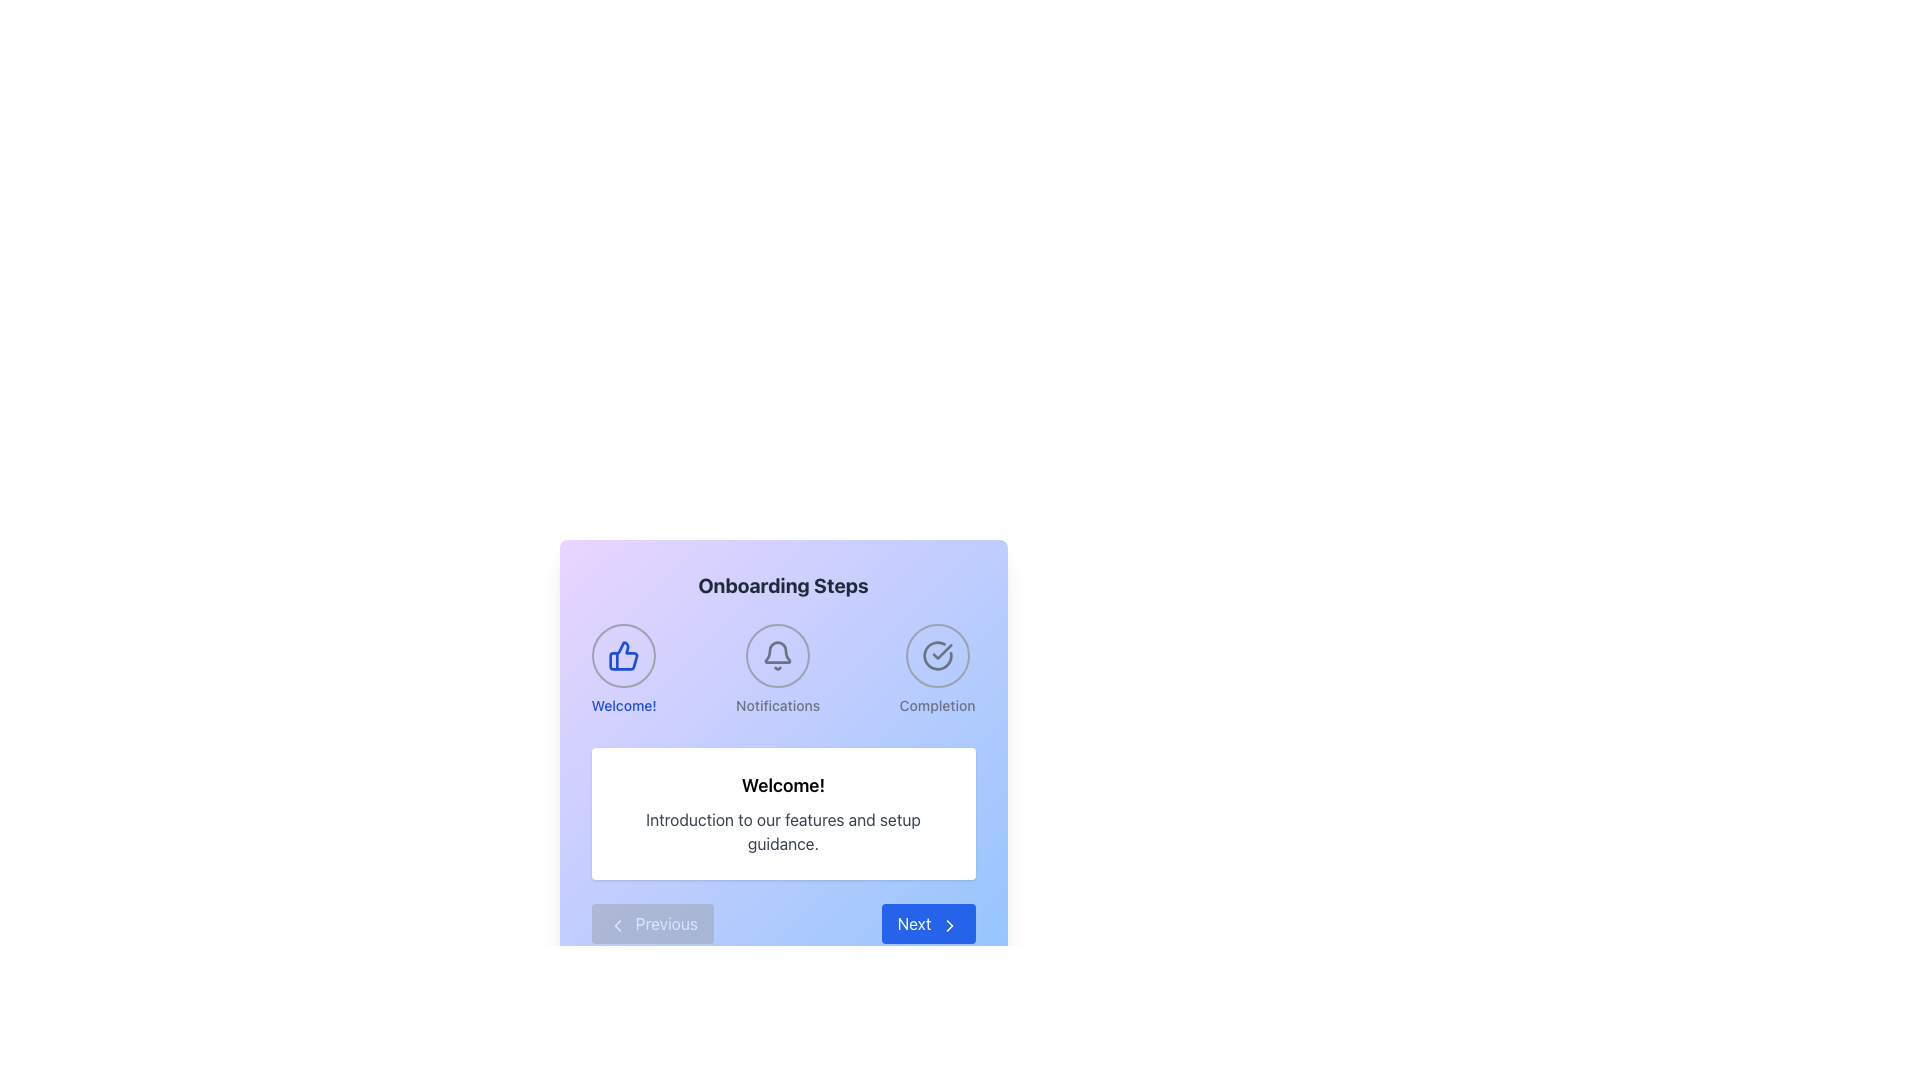 The width and height of the screenshot is (1920, 1080). What do you see at coordinates (936, 670) in the screenshot?
I see `the 'Completion' step icon in the 'Onboarding Steps' section, located to the right of 'Welcome!' and 'Notifications'` at bounding box center [936, 670].